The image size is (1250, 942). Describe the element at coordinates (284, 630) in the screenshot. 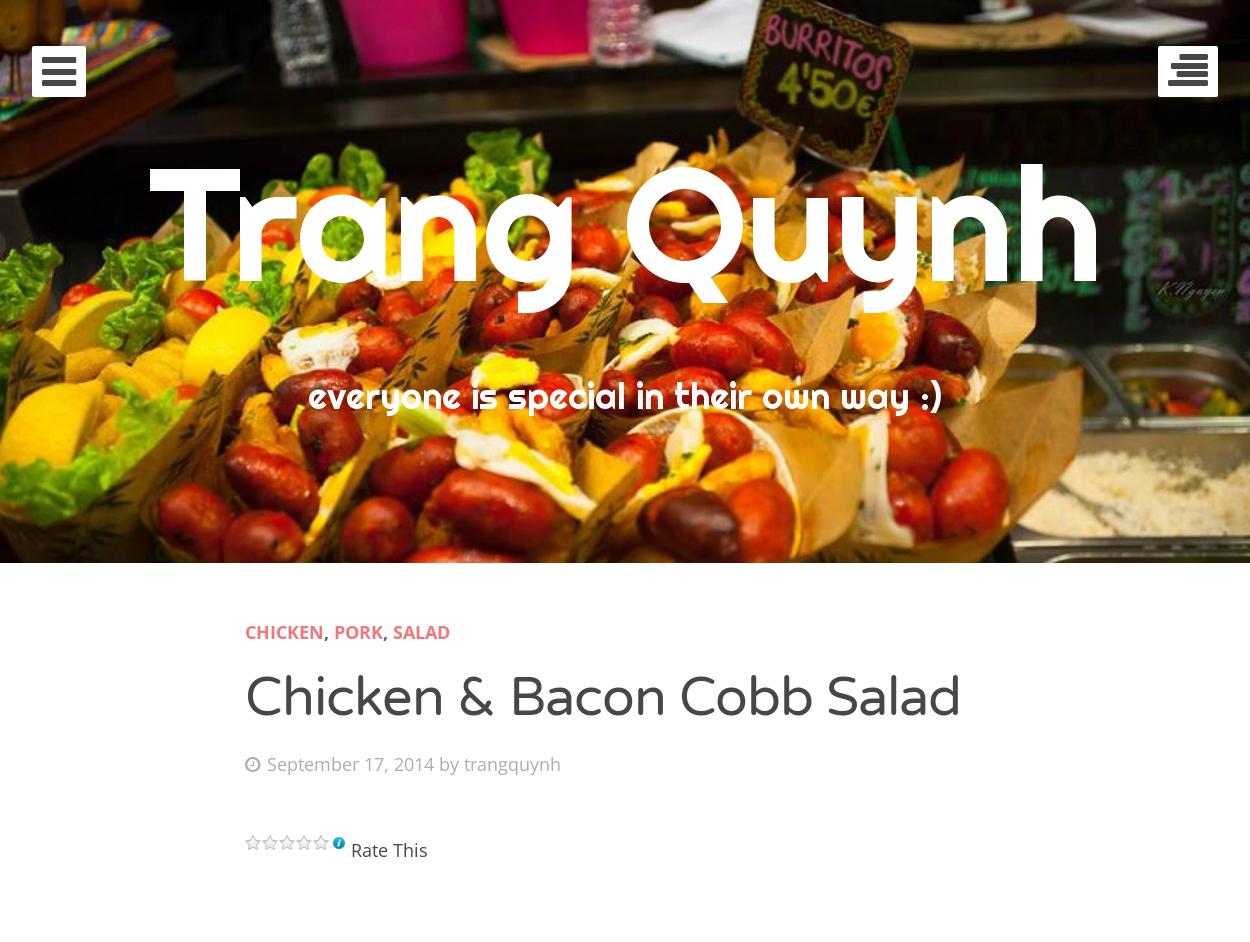

I see `'Chicken'` at that location.